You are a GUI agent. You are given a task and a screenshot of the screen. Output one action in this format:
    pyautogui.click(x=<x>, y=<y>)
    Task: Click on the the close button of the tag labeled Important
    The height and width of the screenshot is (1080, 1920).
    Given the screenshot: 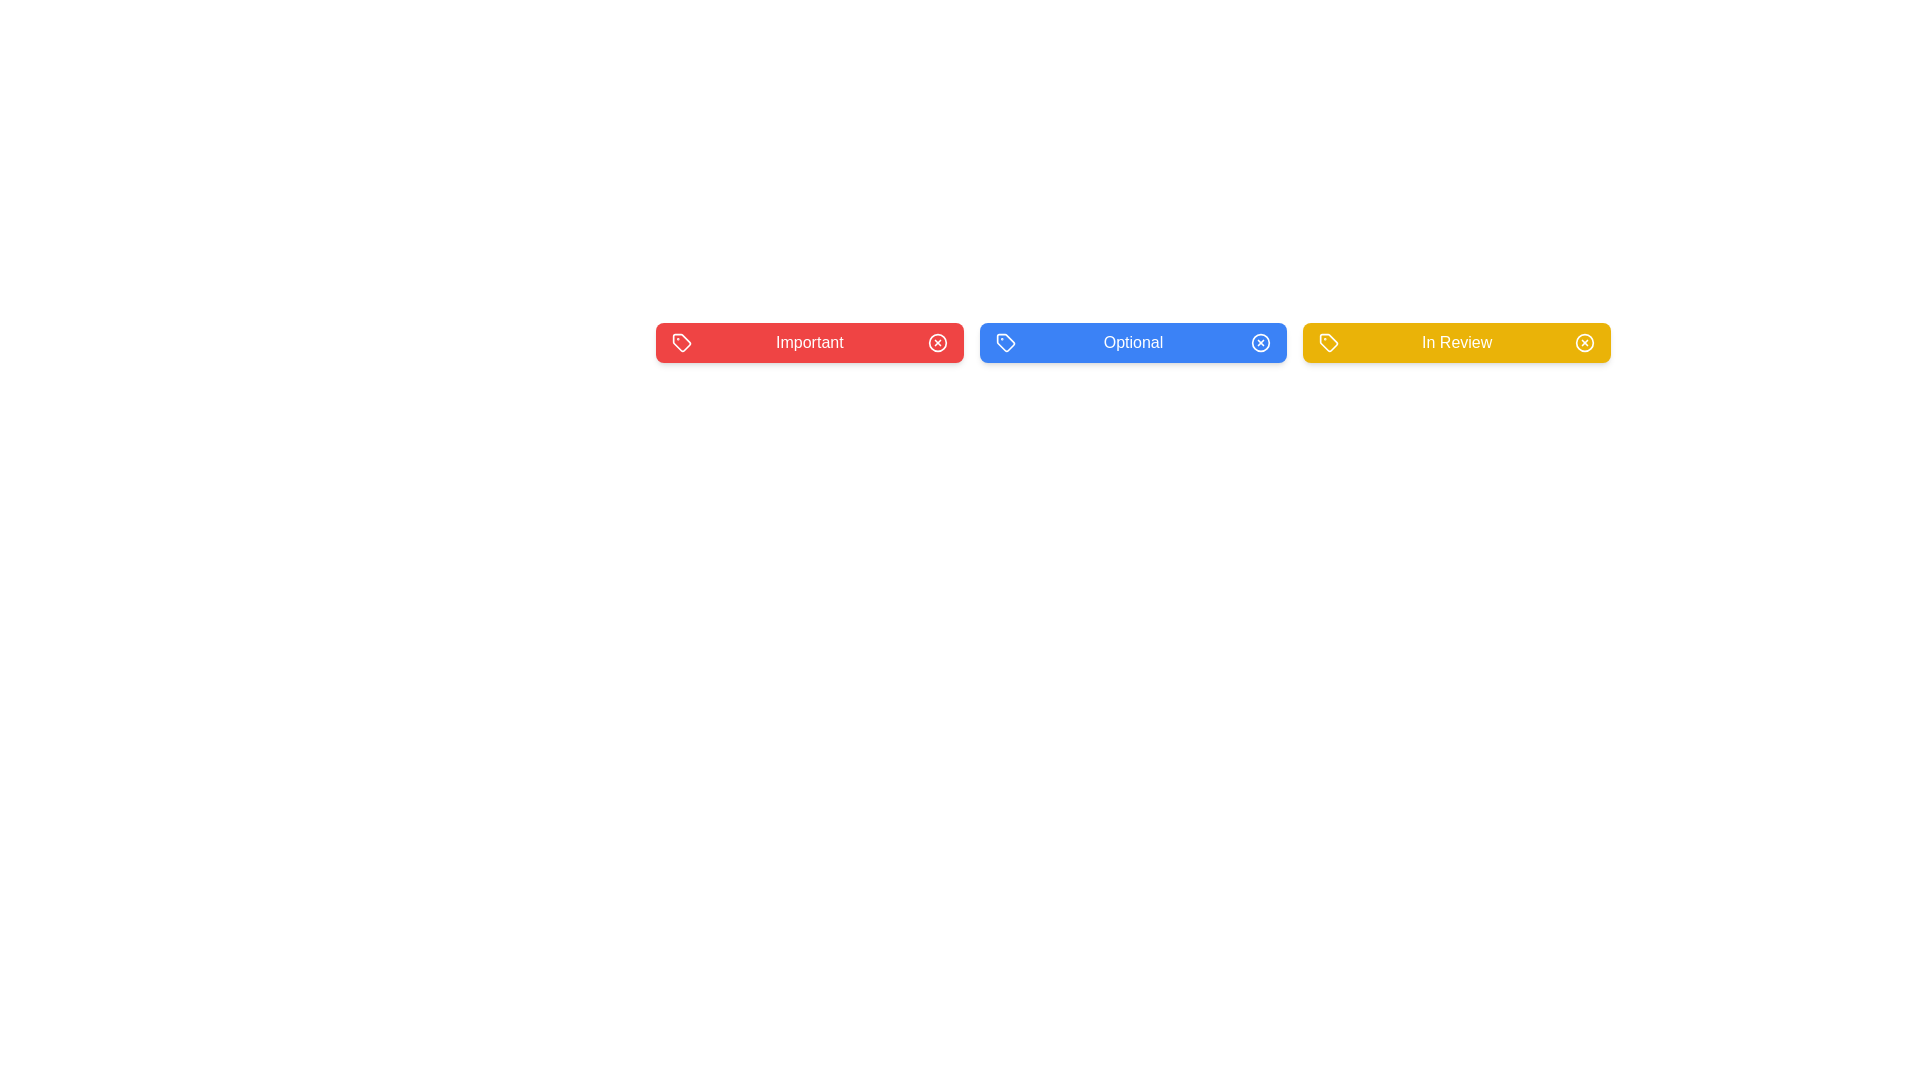 What is the action you would take?
    pyautogui.click(x=936, y=342)
    